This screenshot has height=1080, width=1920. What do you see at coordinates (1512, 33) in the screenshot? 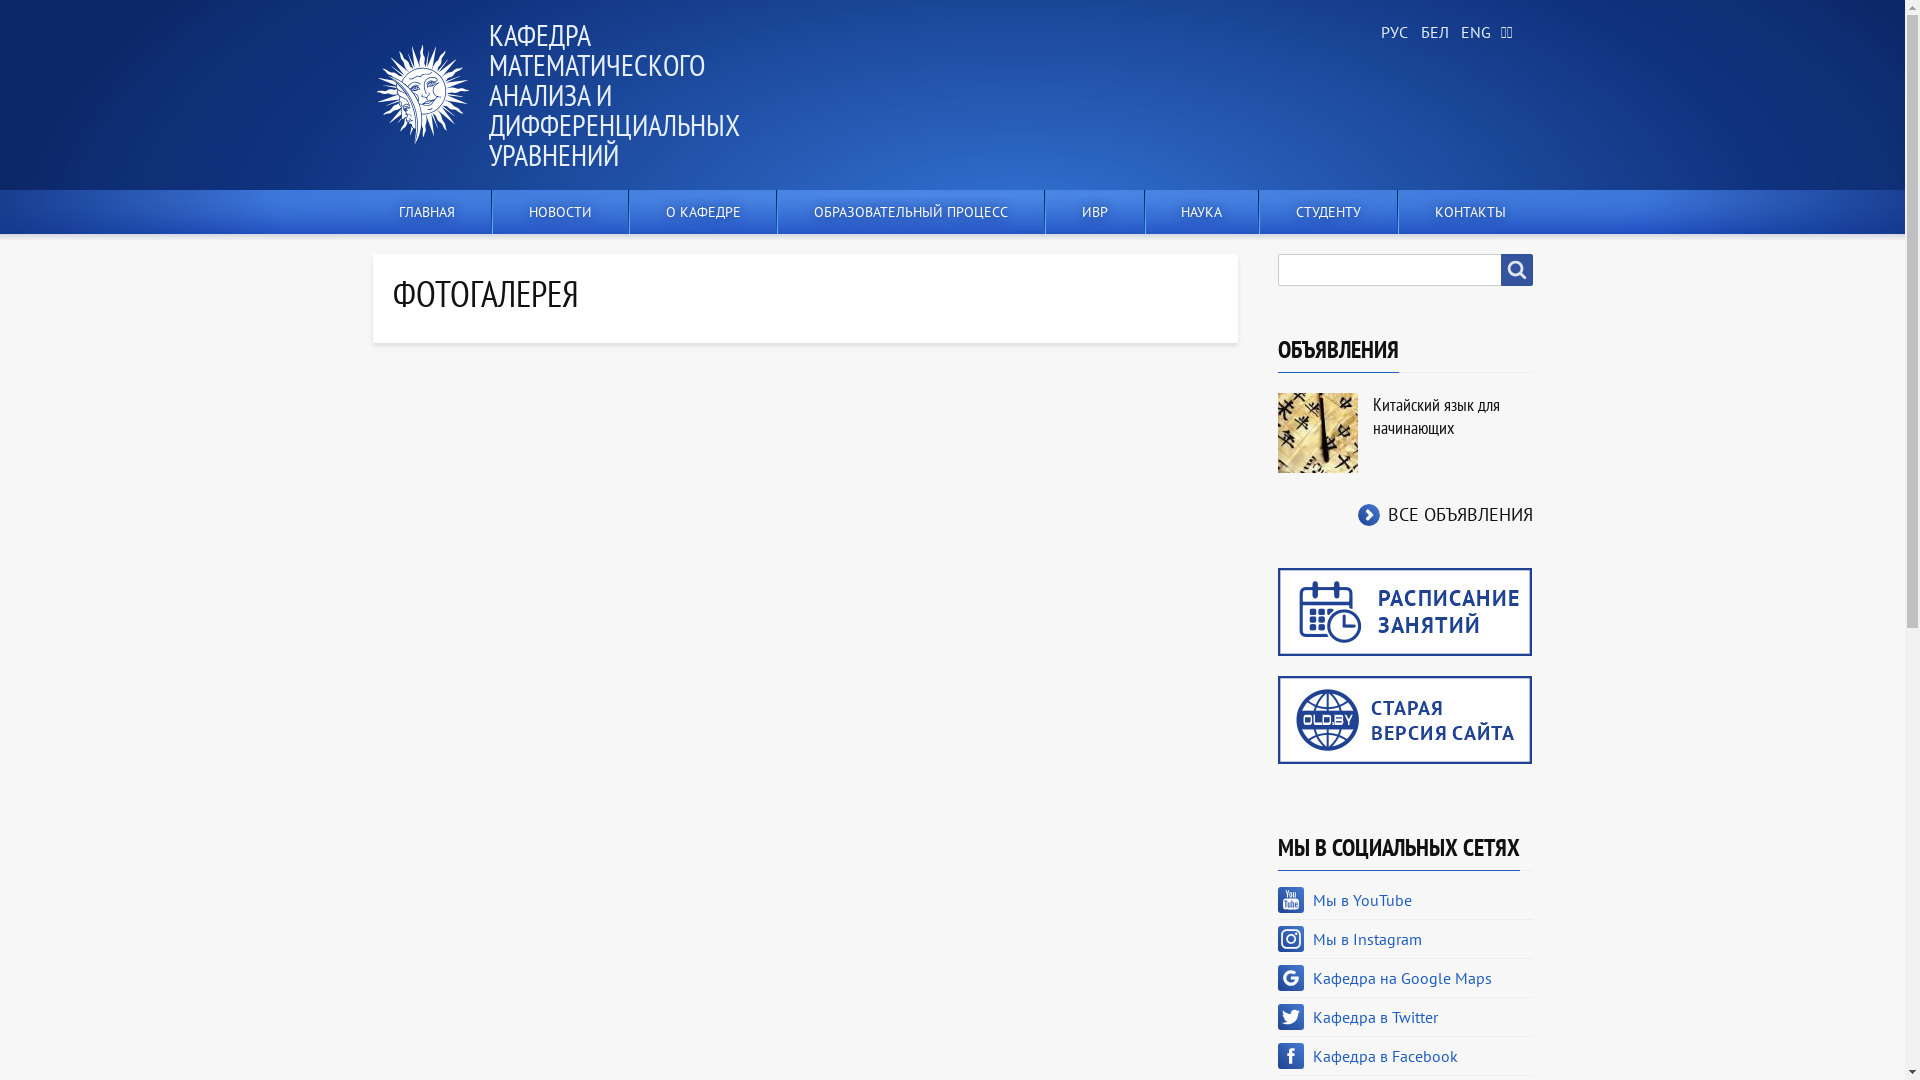
I see `'Chinese, Traditional'` at bounding box center [1512, 33].